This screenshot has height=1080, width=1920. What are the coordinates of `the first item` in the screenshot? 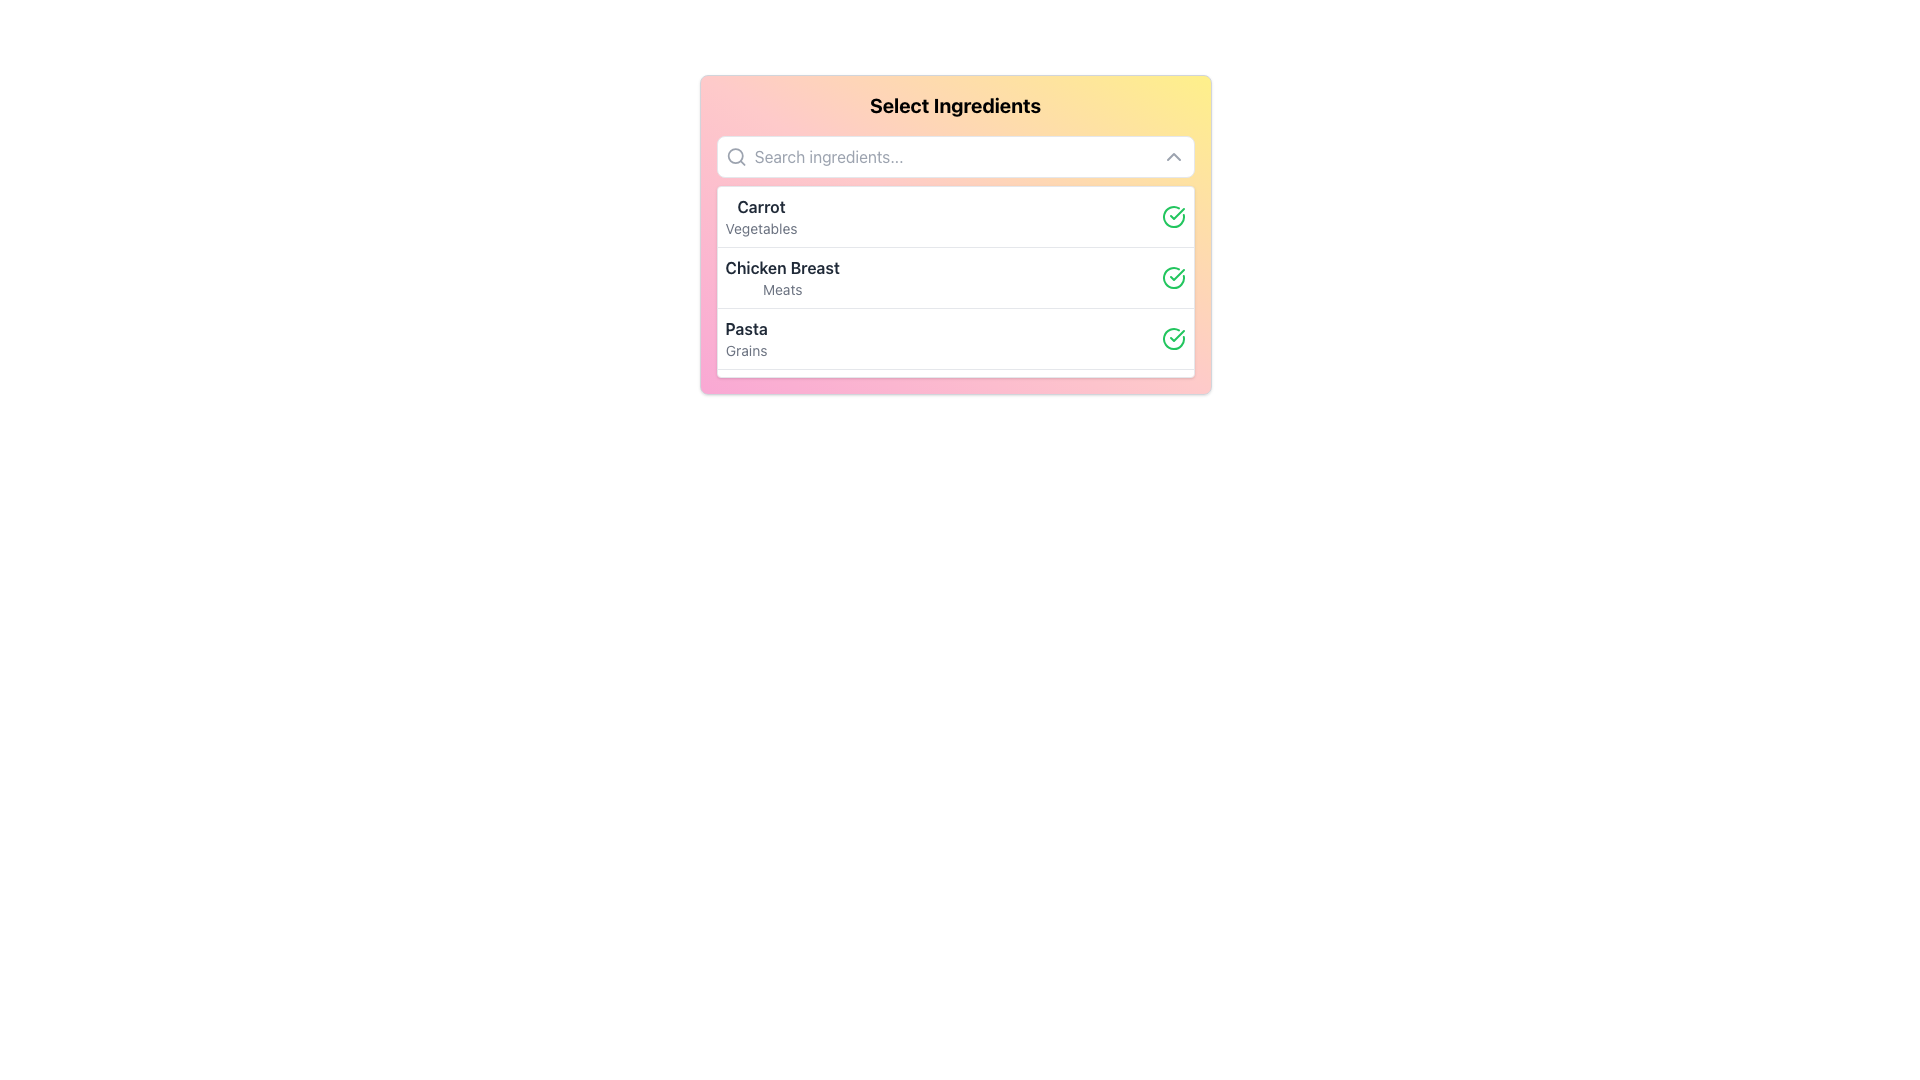 It's located at (954, 217).